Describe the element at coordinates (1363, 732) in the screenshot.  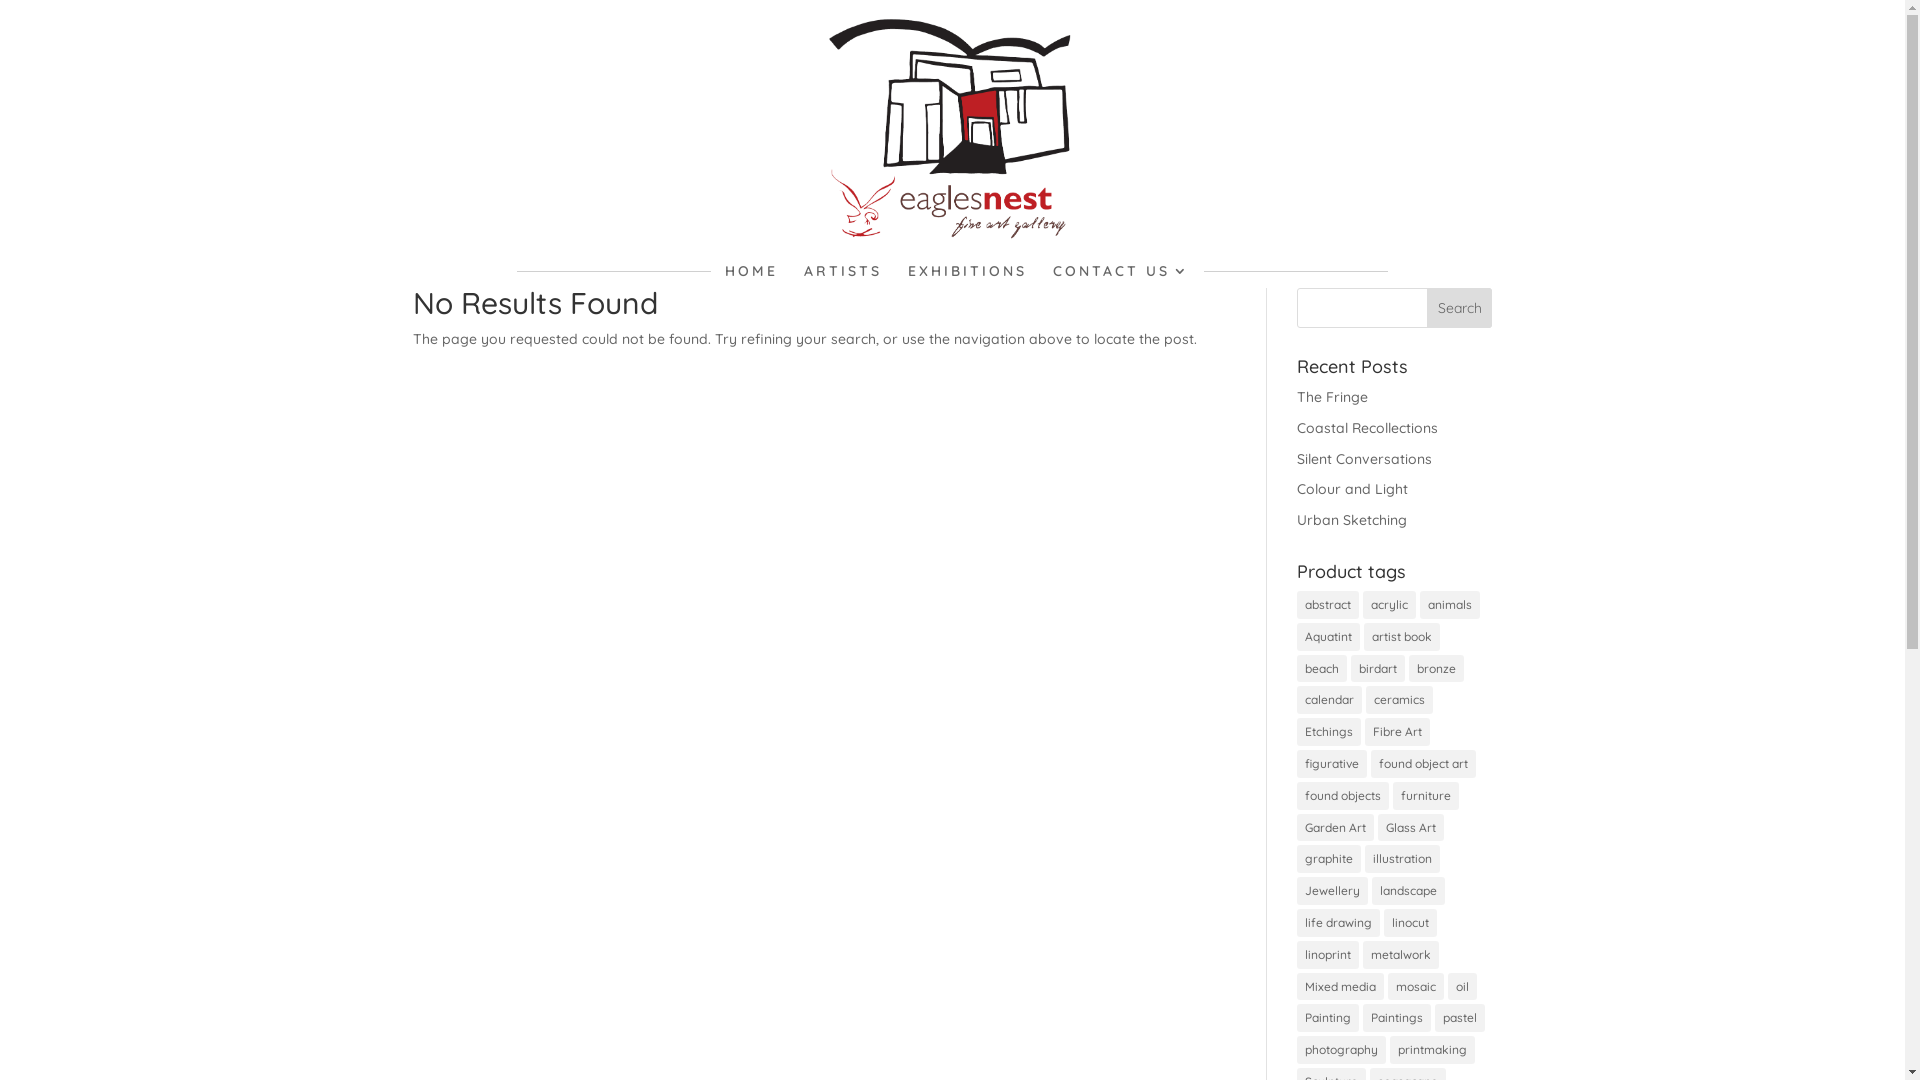
I see `'Fibre Art'` at that location.